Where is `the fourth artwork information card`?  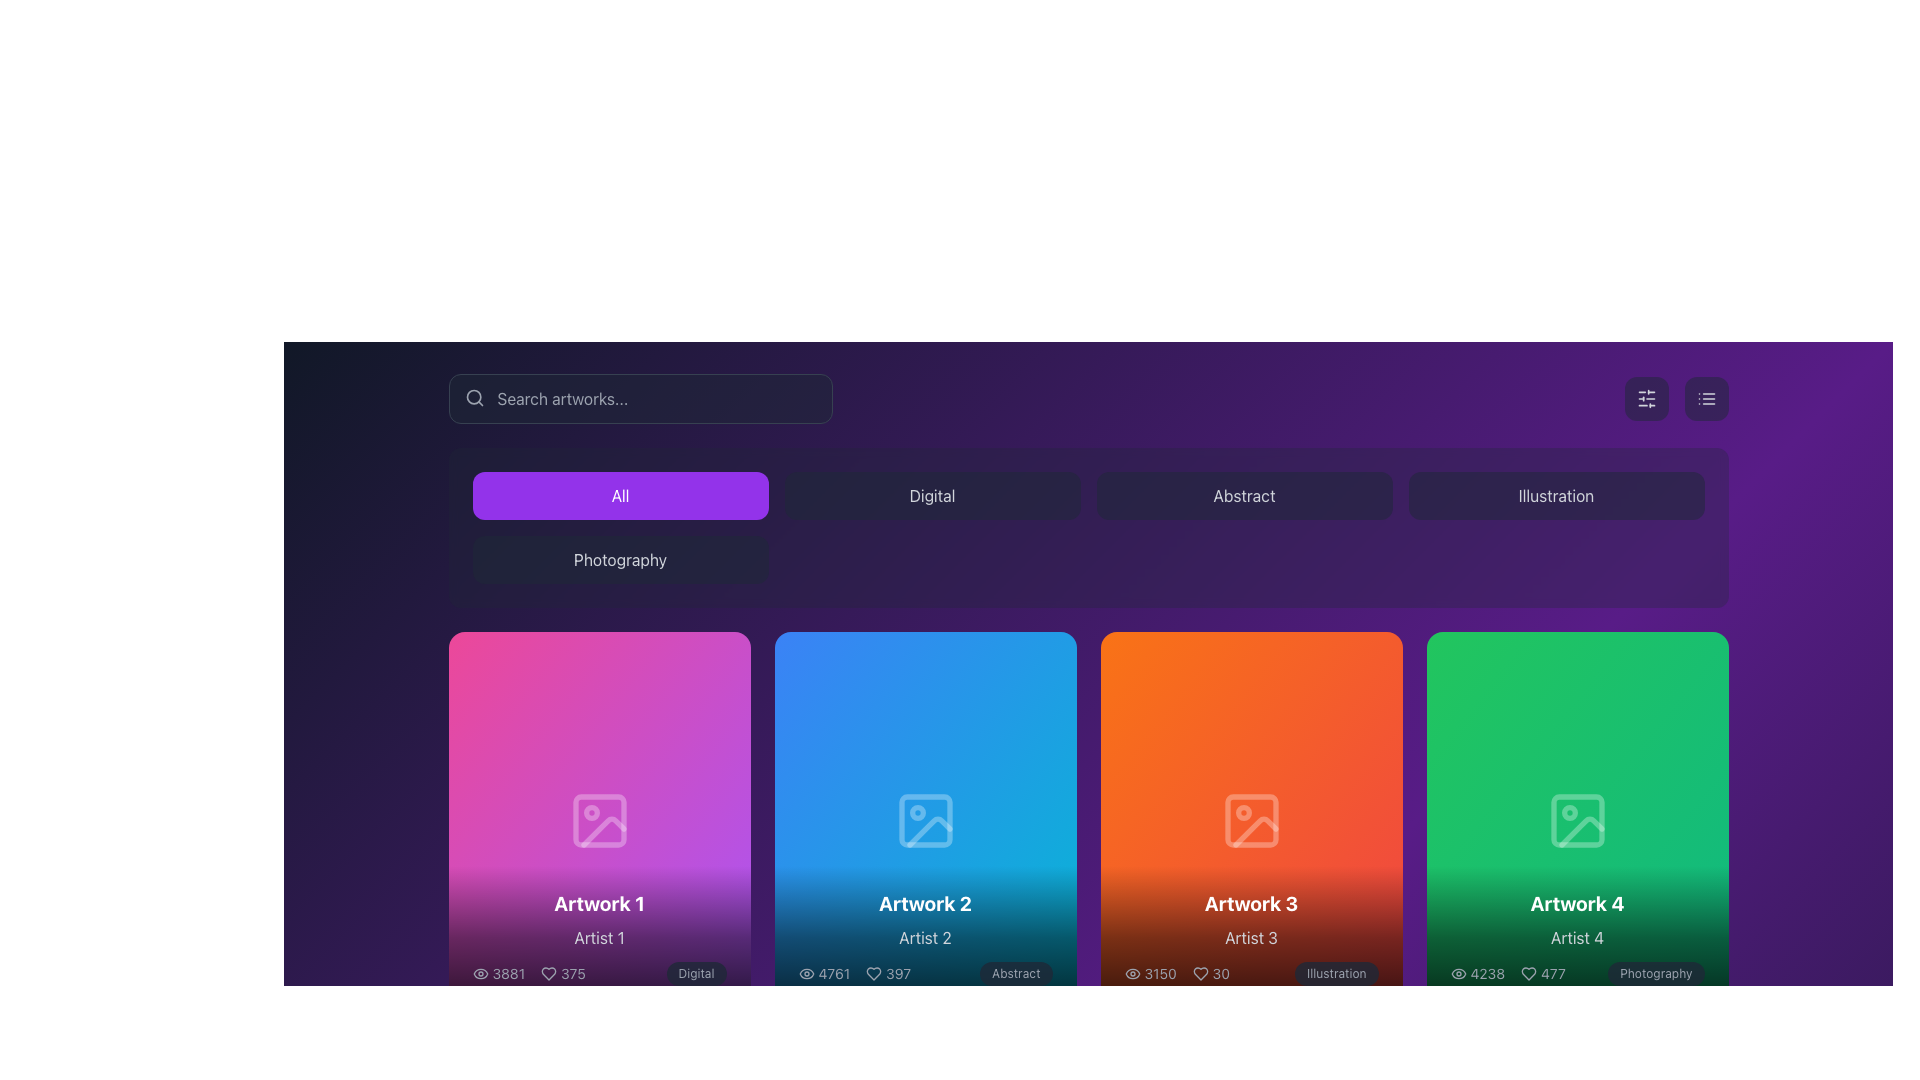
the fourth artwork information card is located at coordinates (1576, 820).